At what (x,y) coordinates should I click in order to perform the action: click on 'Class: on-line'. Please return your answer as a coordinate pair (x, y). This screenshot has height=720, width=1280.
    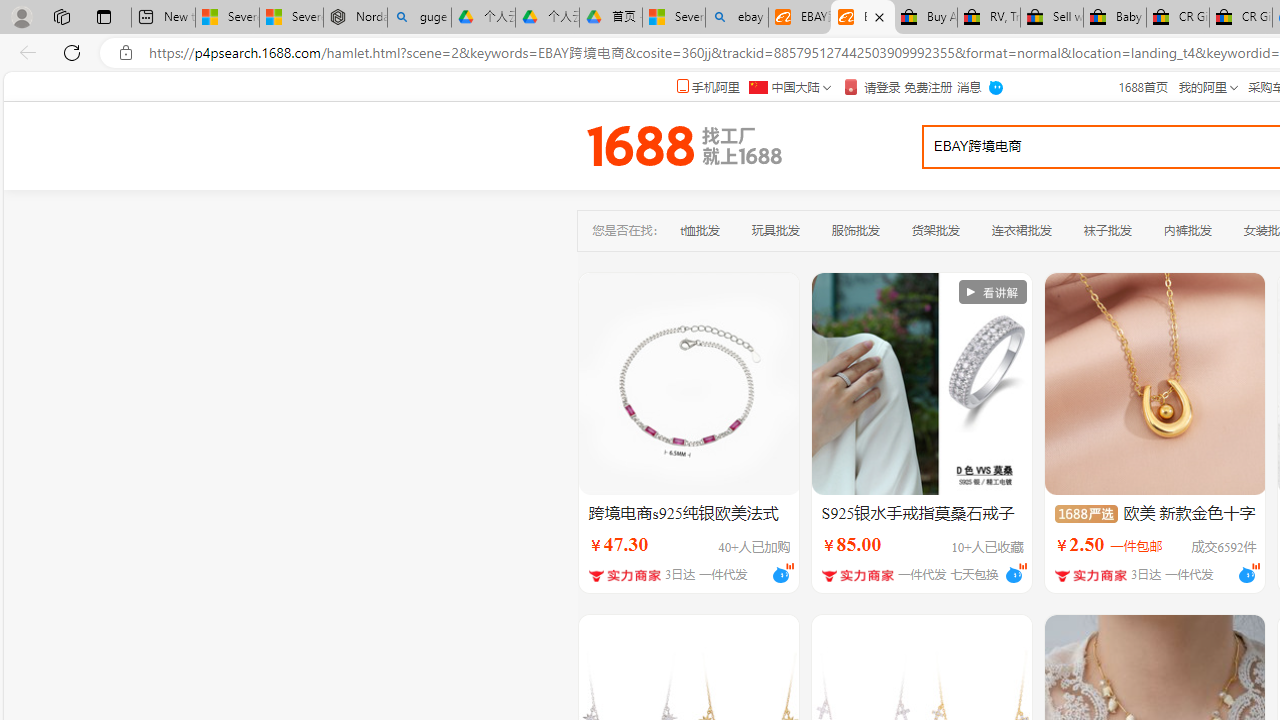
    Looking at the image, I should click on (1254, 565).